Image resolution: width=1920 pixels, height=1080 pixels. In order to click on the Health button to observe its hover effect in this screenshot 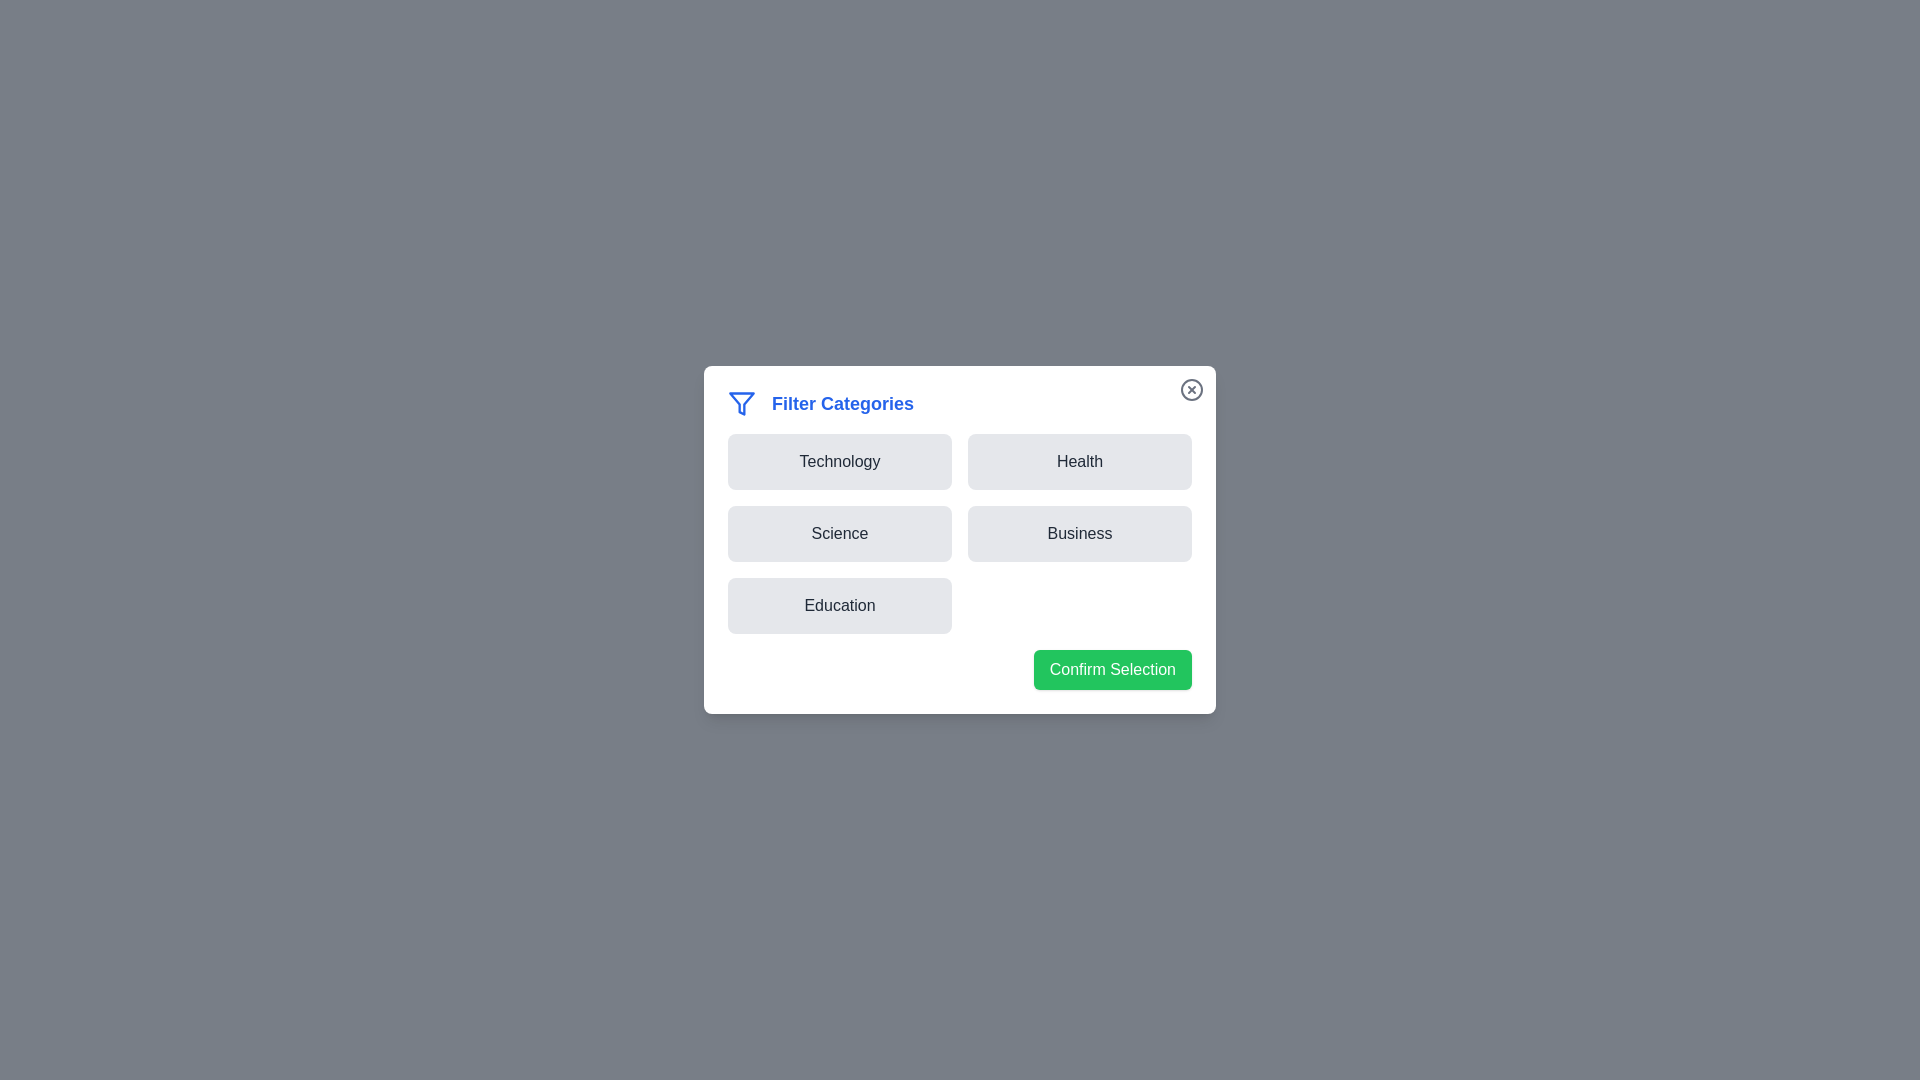, I will do `click(1079, 462)`.